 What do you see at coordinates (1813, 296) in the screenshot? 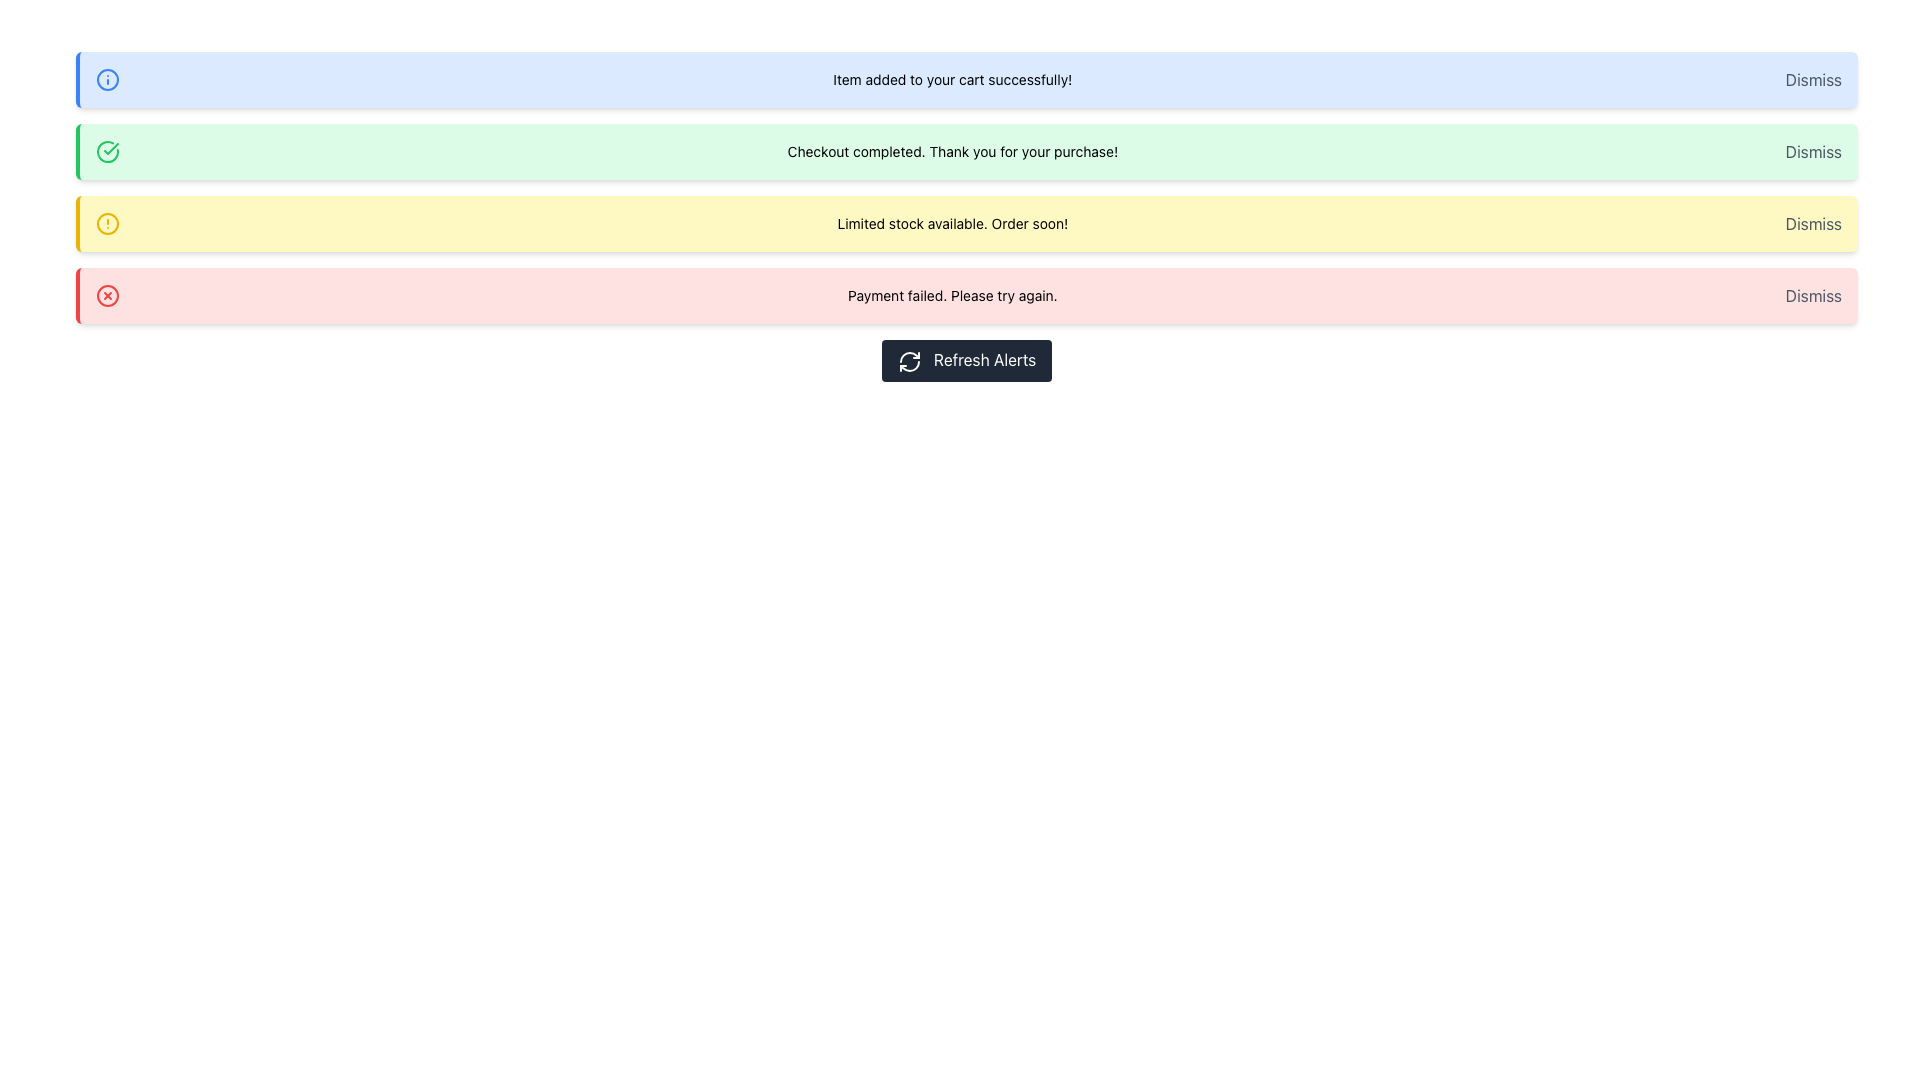
I see `the 'Dismiss' button, which is styled in gray and located at the far right of the red alert box labeled 'Payment failed. Please try again.'` at bounding box center [1813, 296].